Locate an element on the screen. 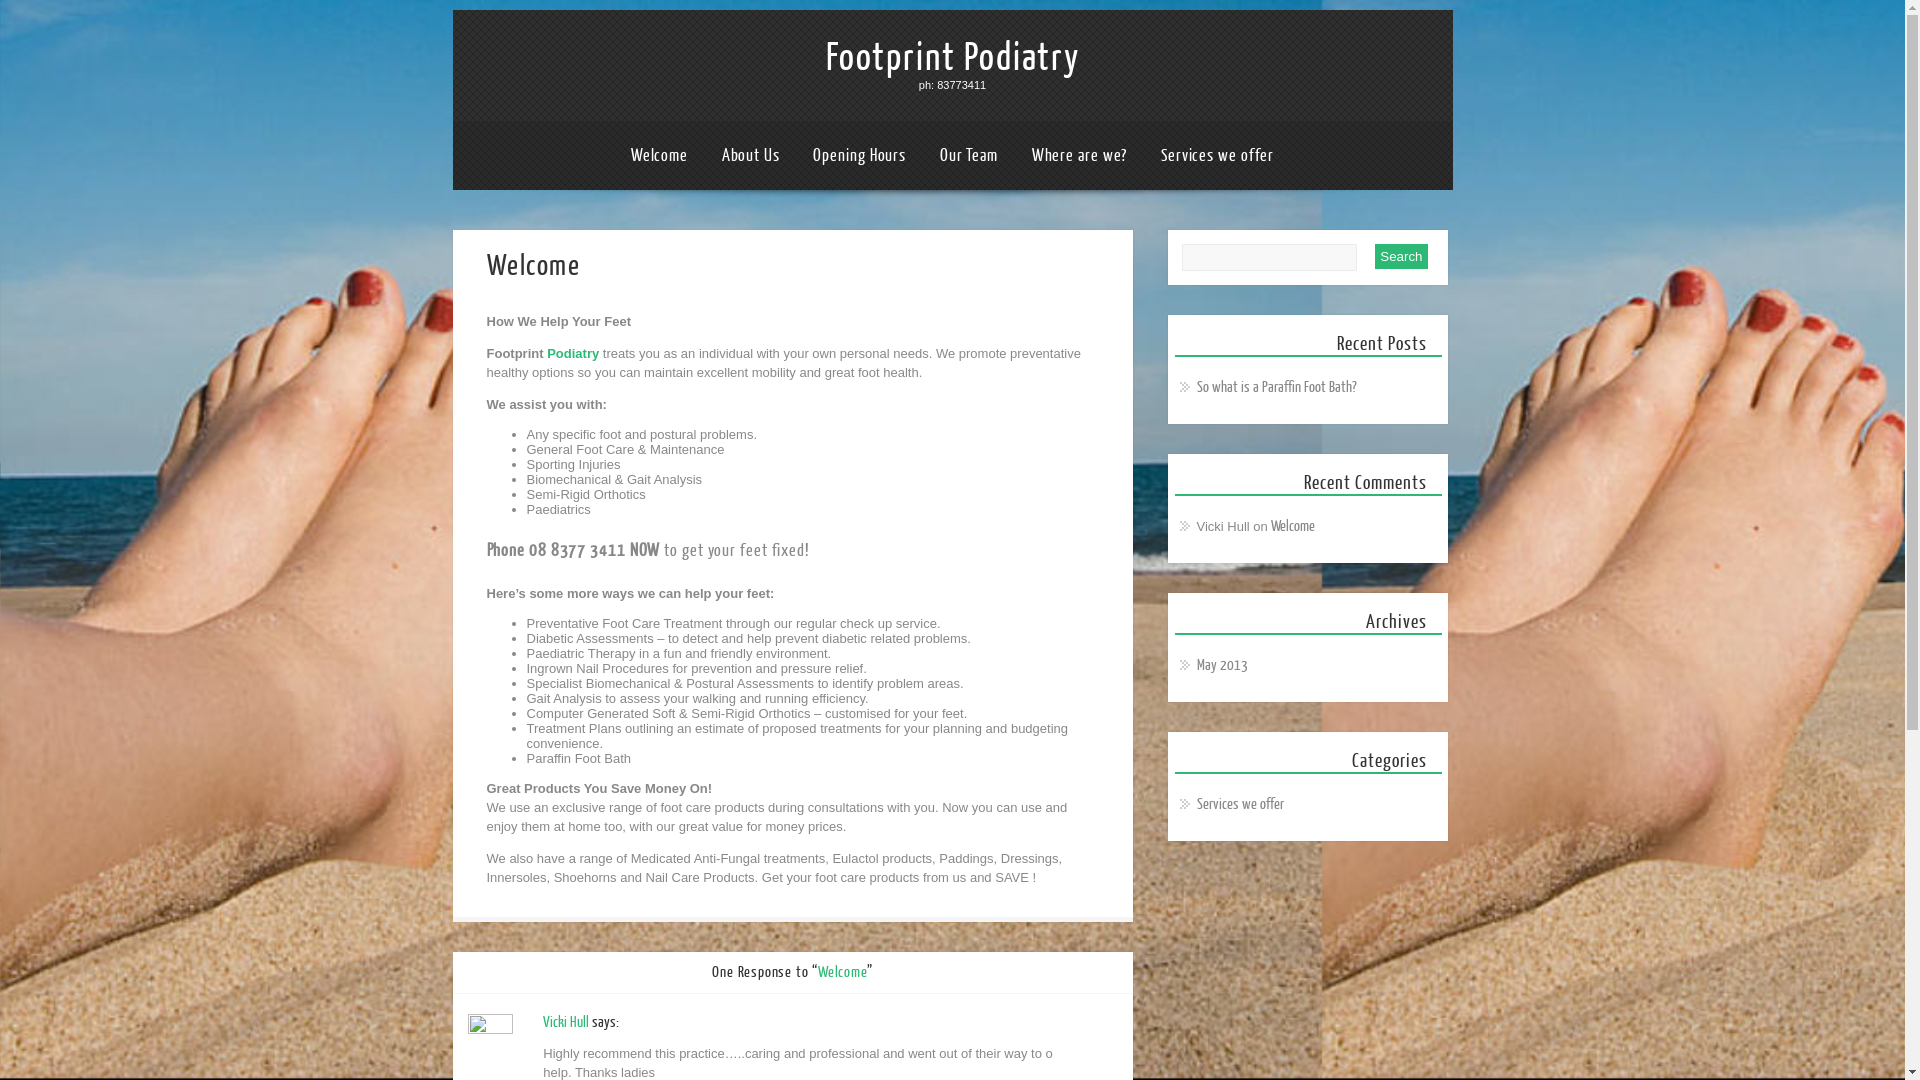 This screenshot has width=1920, height=1080. 'Search' is located at coordinates (1373, 255).